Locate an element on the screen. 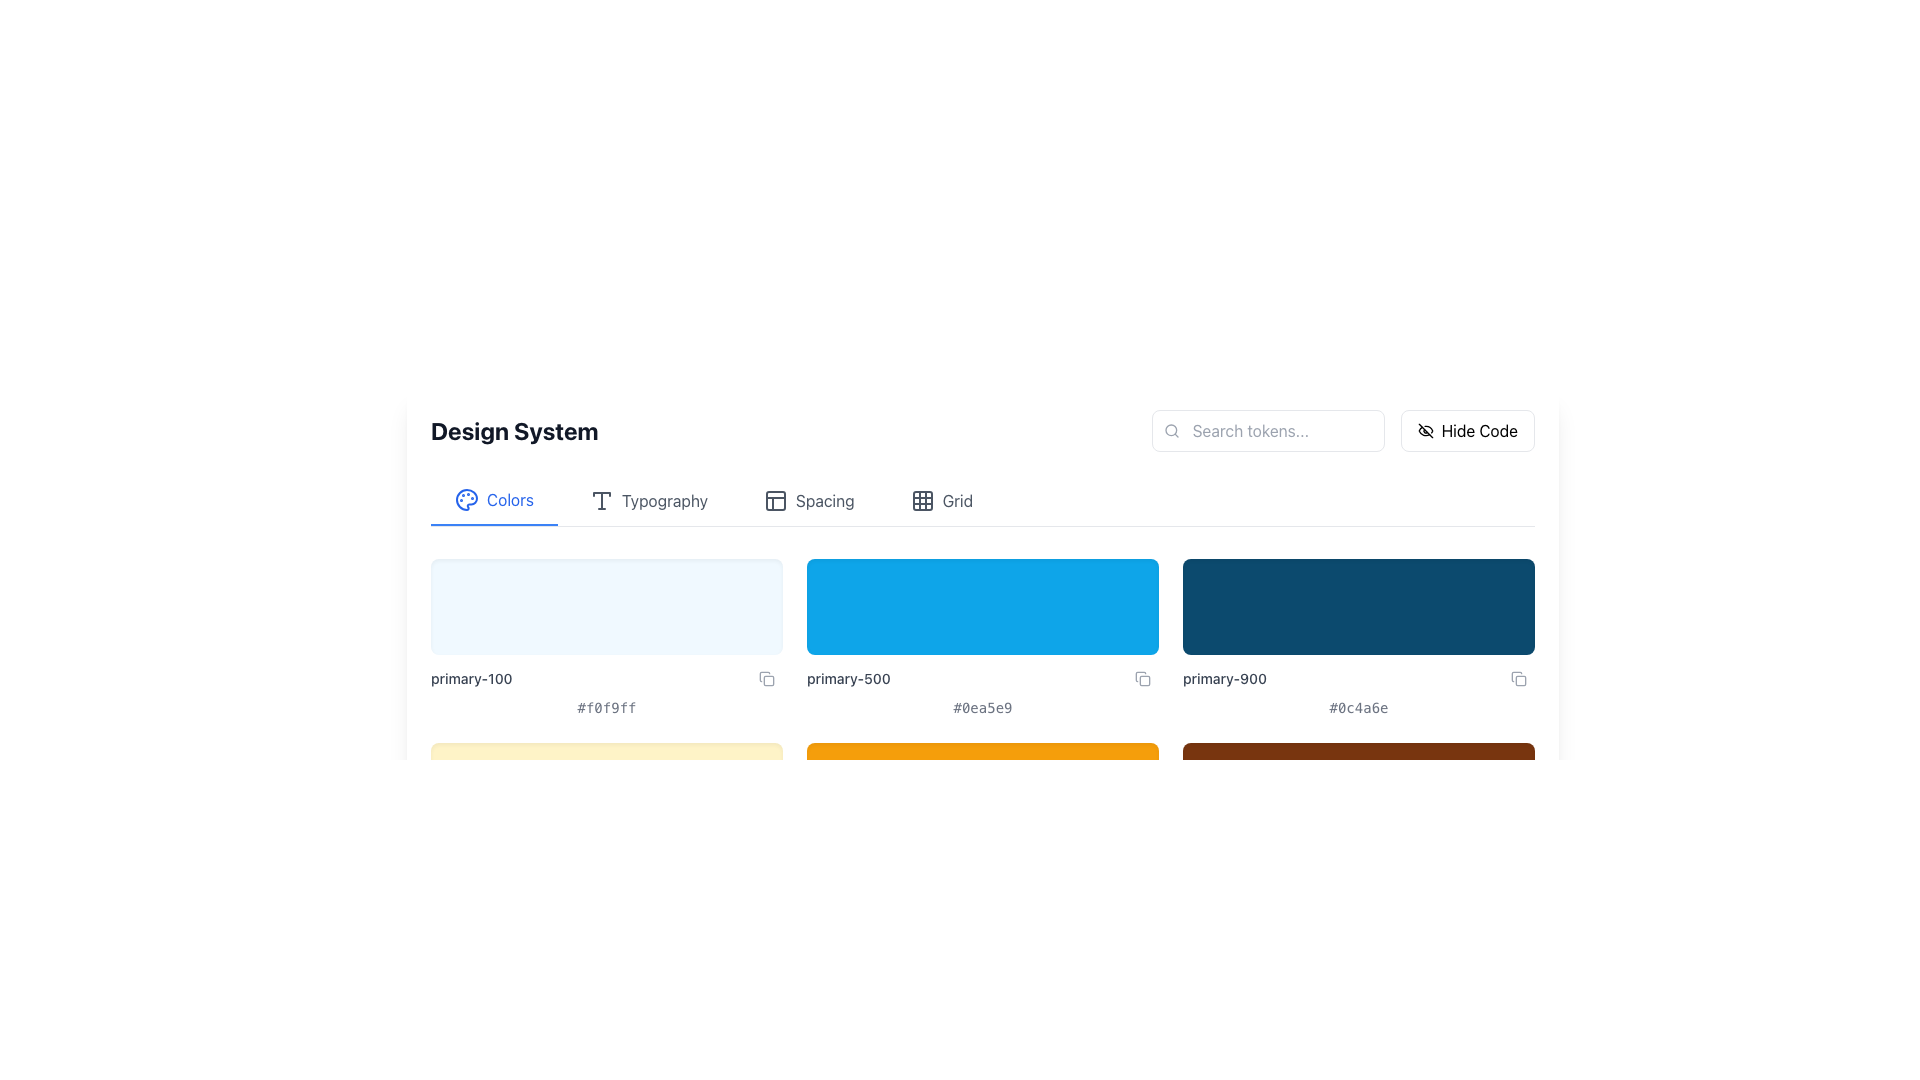  the navigation button labeled 'Spacing', which is the third button in a horizontal row of options including 'Colors', 'Typography', and 'Grid' is located at coordinates (809, 500).